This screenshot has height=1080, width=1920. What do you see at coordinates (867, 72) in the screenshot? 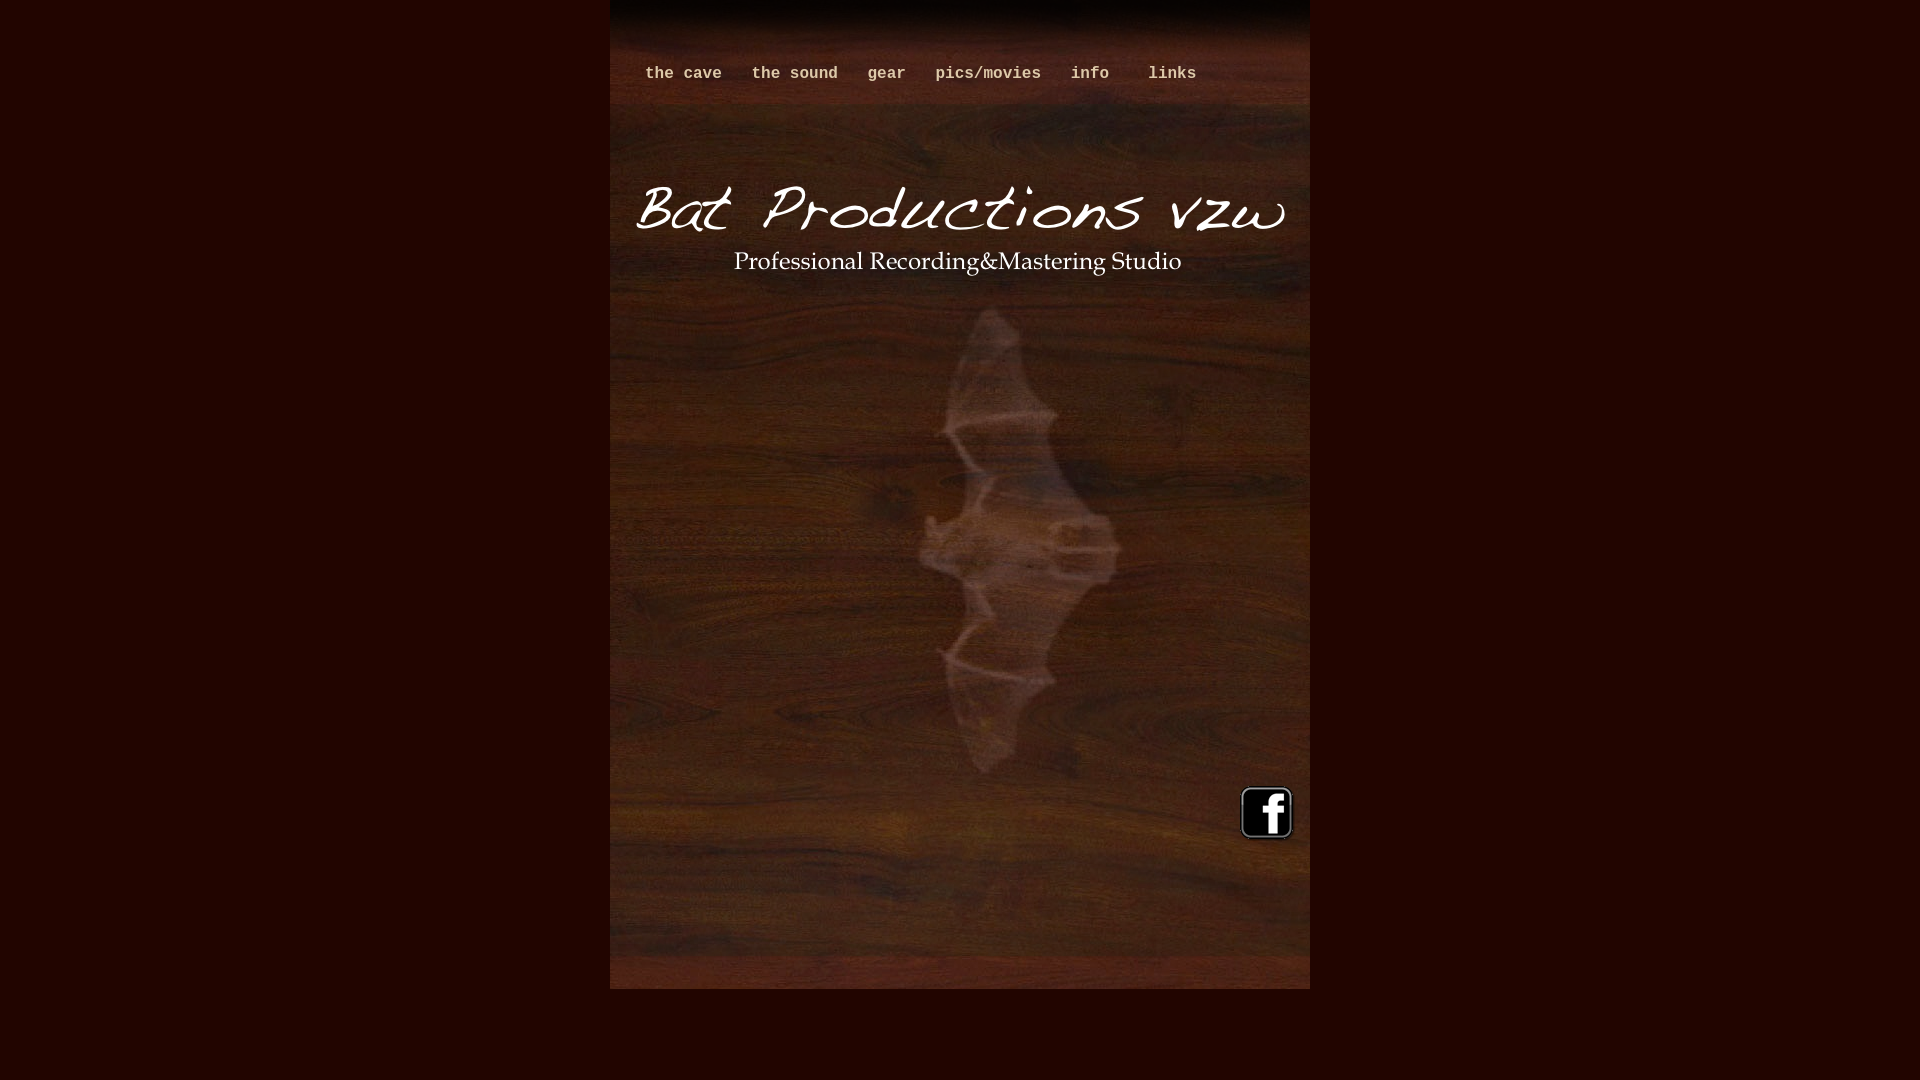
I see `'gear'` at bounding box center [867, 72].